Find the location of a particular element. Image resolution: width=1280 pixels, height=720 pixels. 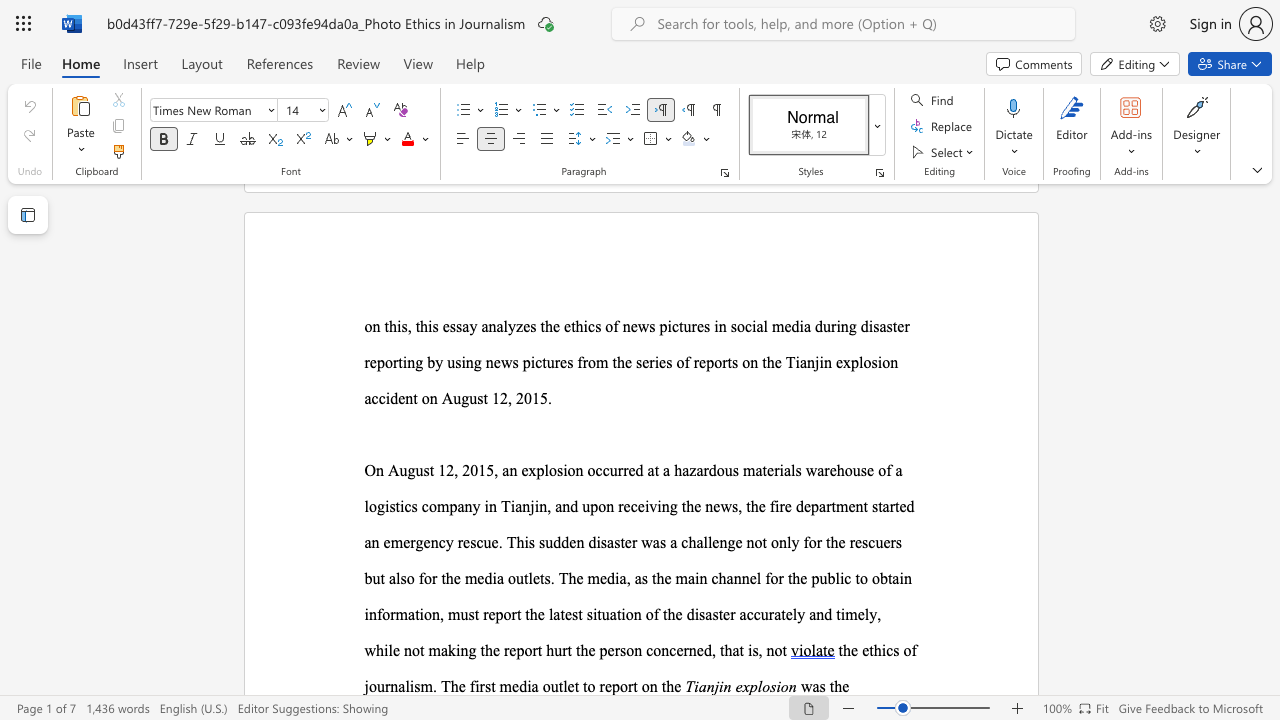

the subset text "njin explosio" within the text "Tianjin explosion" is located at coordinates (706, 685).